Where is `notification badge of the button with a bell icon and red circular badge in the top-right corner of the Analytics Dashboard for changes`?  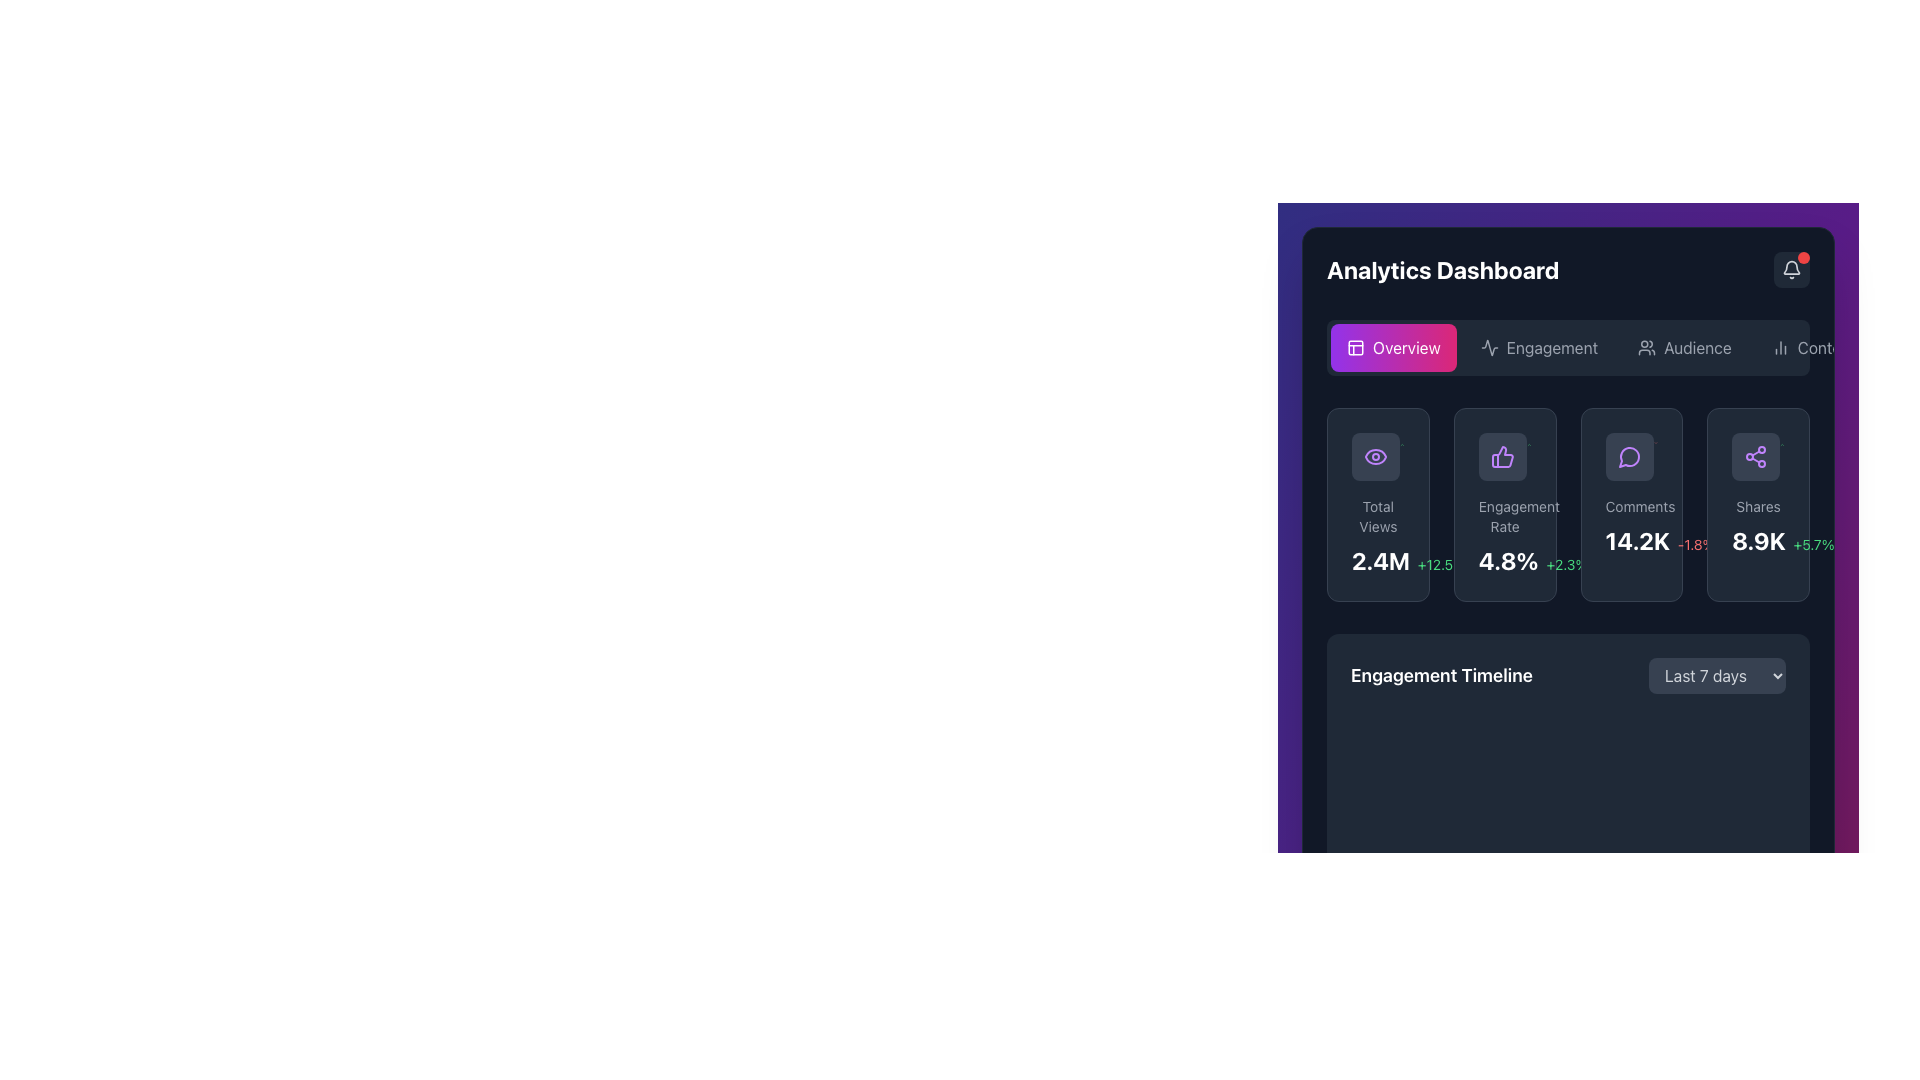 notification badge of the button with a bell icon and red circular badge in the top-right corner of the Analytics Dashboard for changes is located at coordinates (1791, 270).